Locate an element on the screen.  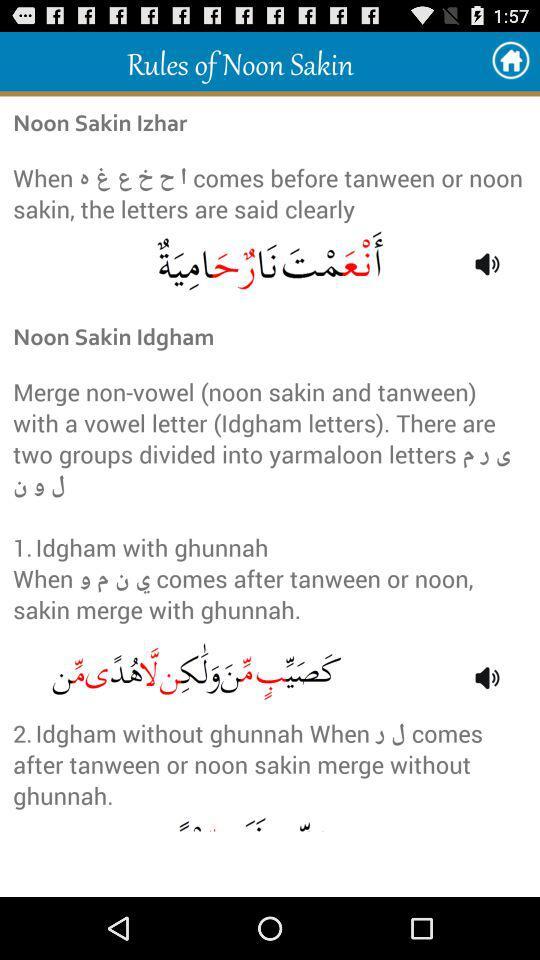
app next to rules of noon item is located at coordinates (510, 61).